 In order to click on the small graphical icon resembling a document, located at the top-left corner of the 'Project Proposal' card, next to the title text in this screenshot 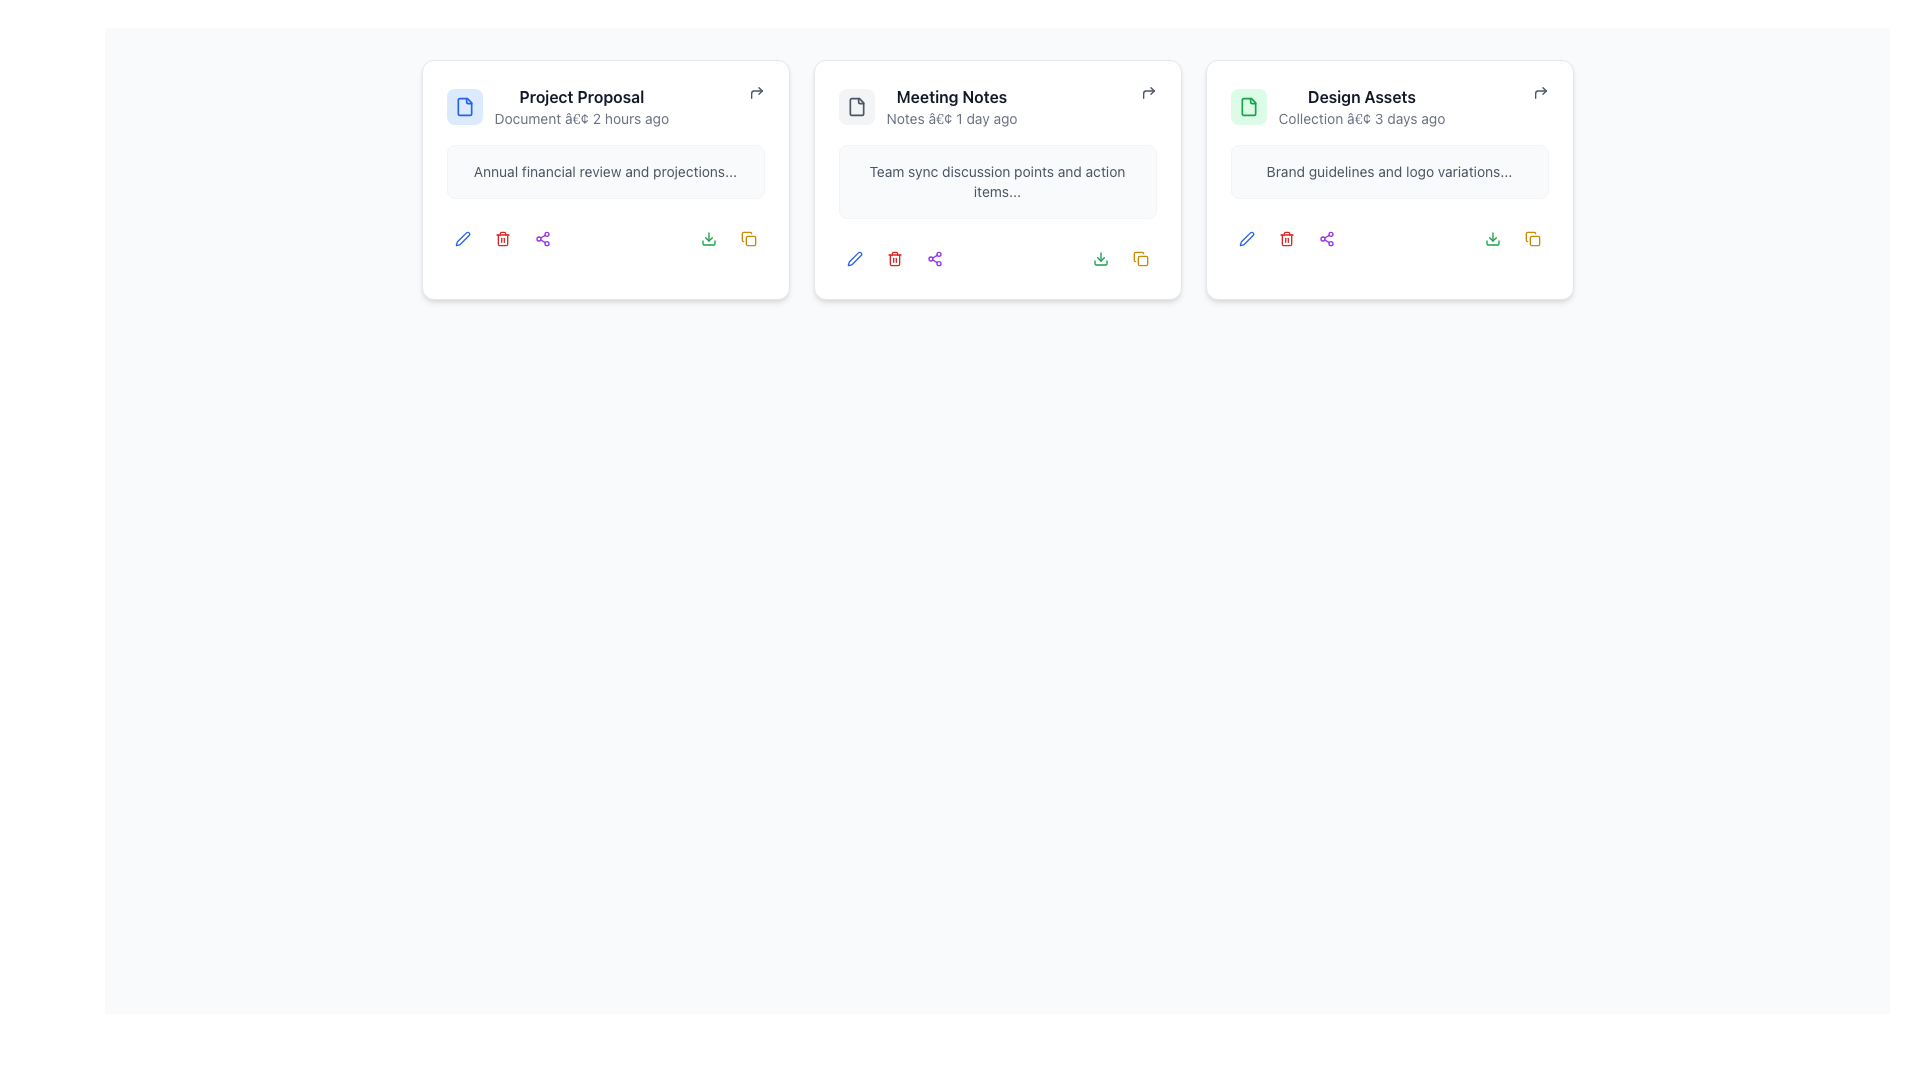, I will do `click(463, 107)`.